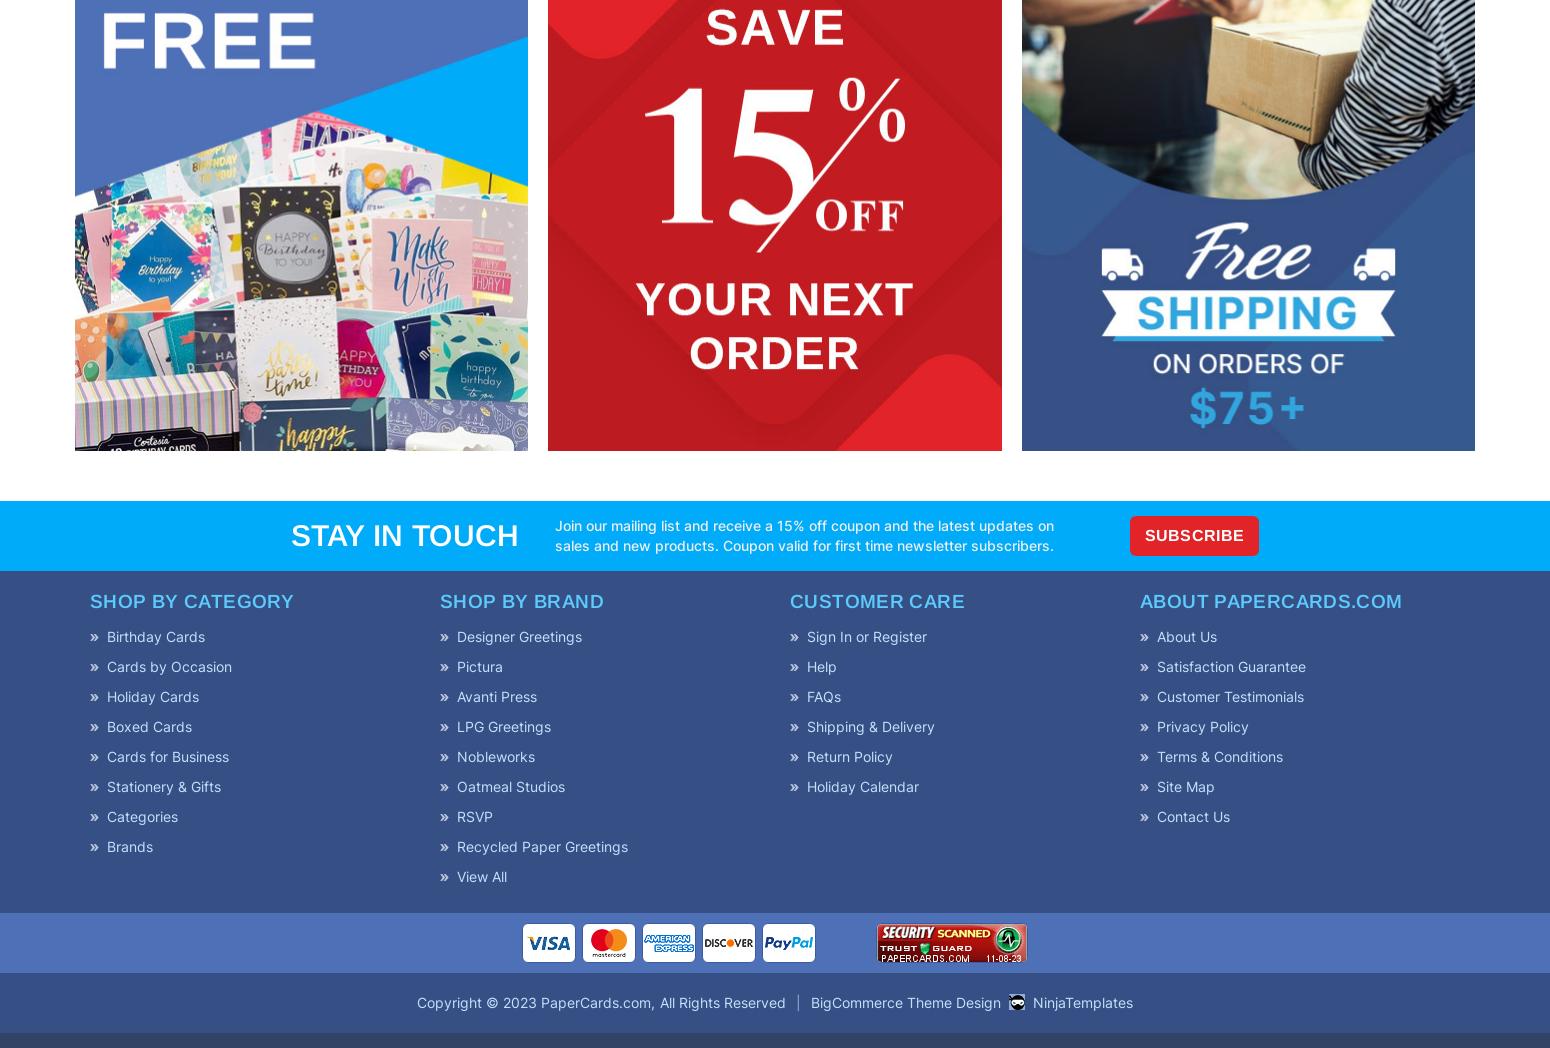  I want to click on 'Categories', so click(142, 814).